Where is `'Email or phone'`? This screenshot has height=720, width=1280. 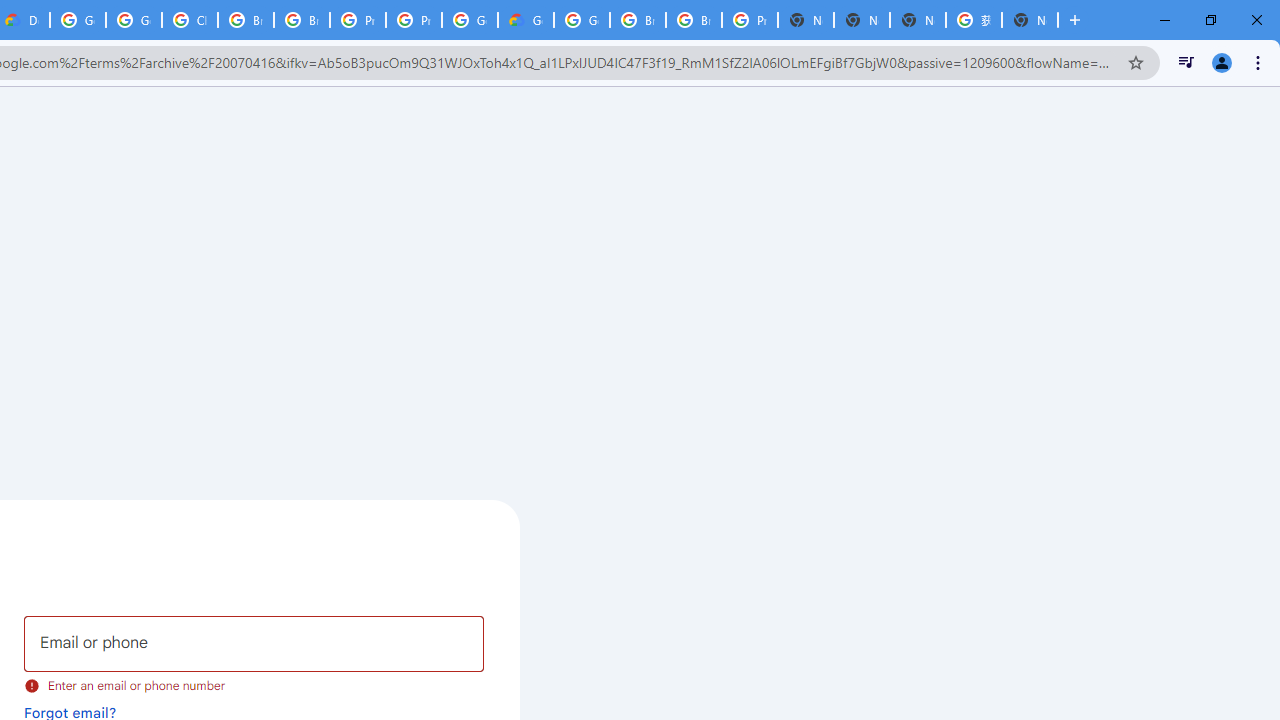
'Email or phone' is located at coordinates (253, 643).